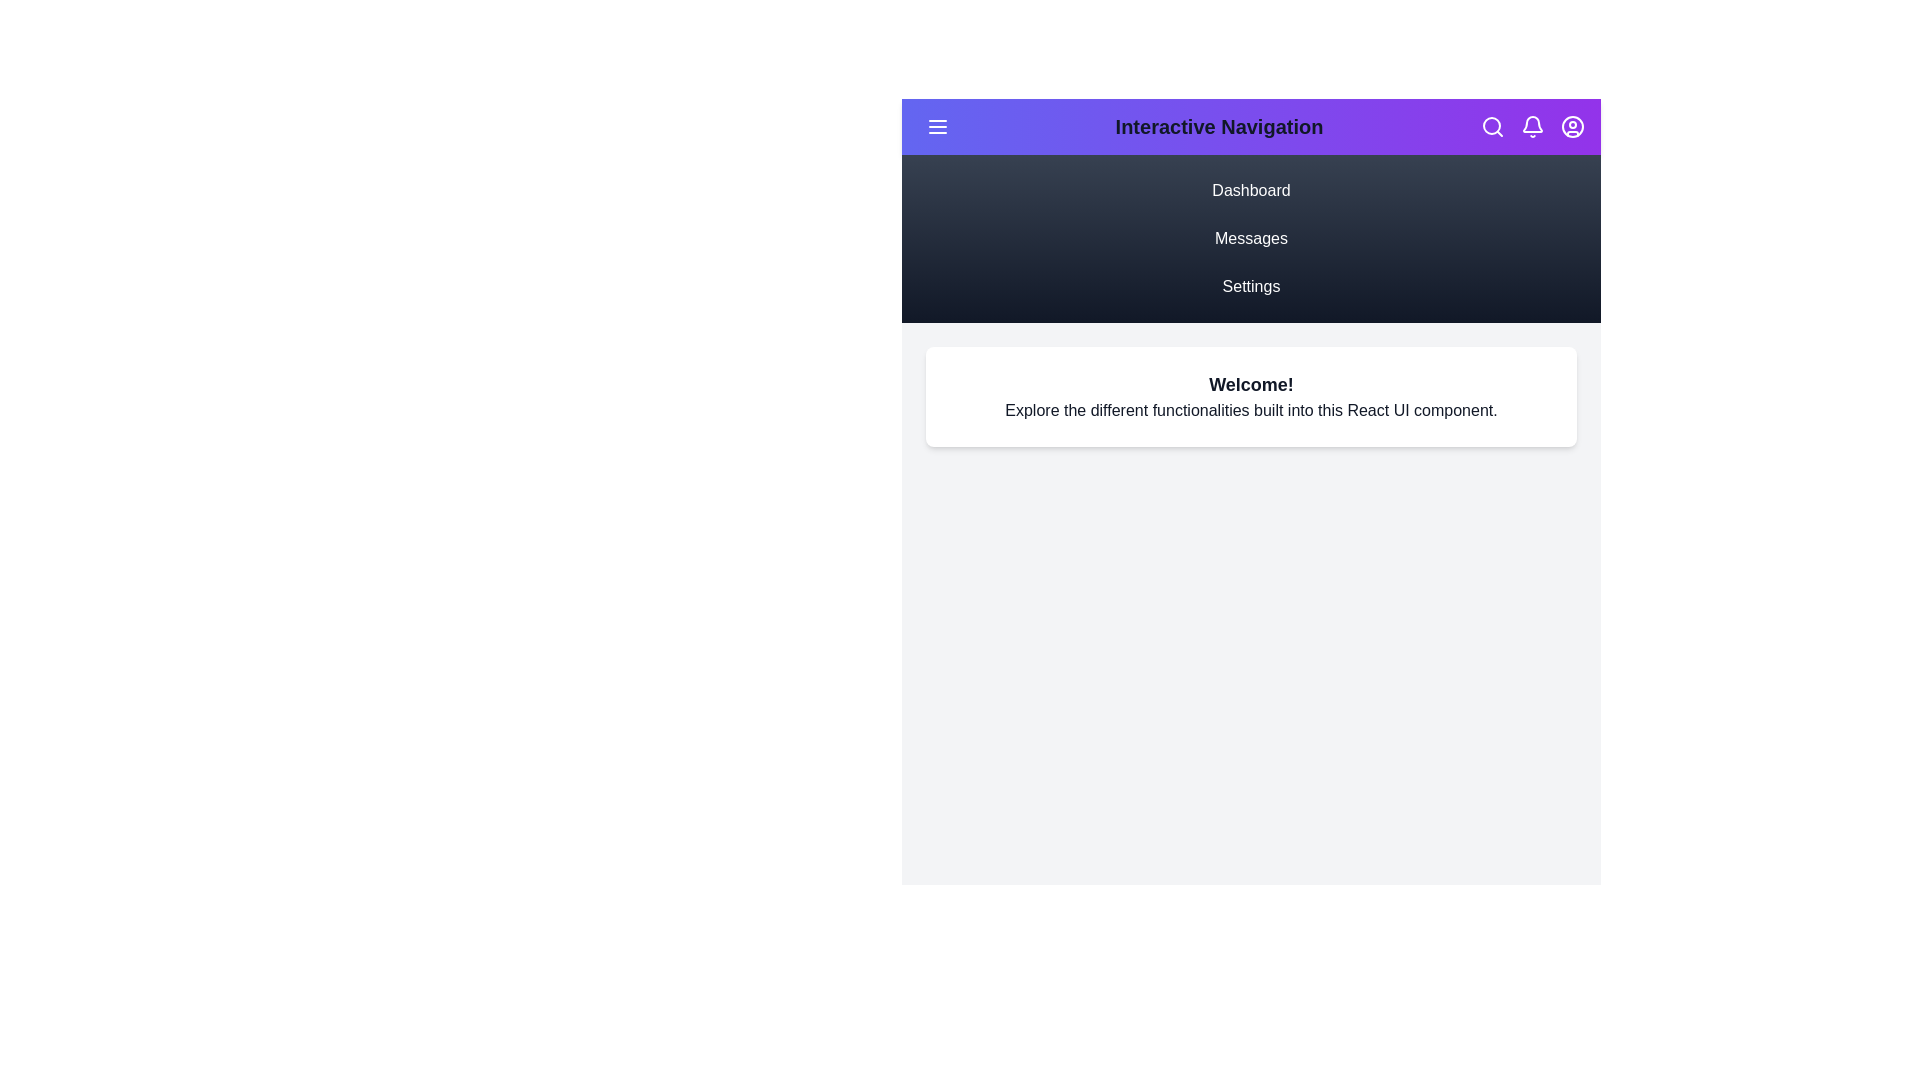 The width and height of the screenshot is (1920, 1080). I want to click on the menu toggle button to toggle the menu visibility, so click(936, 127).